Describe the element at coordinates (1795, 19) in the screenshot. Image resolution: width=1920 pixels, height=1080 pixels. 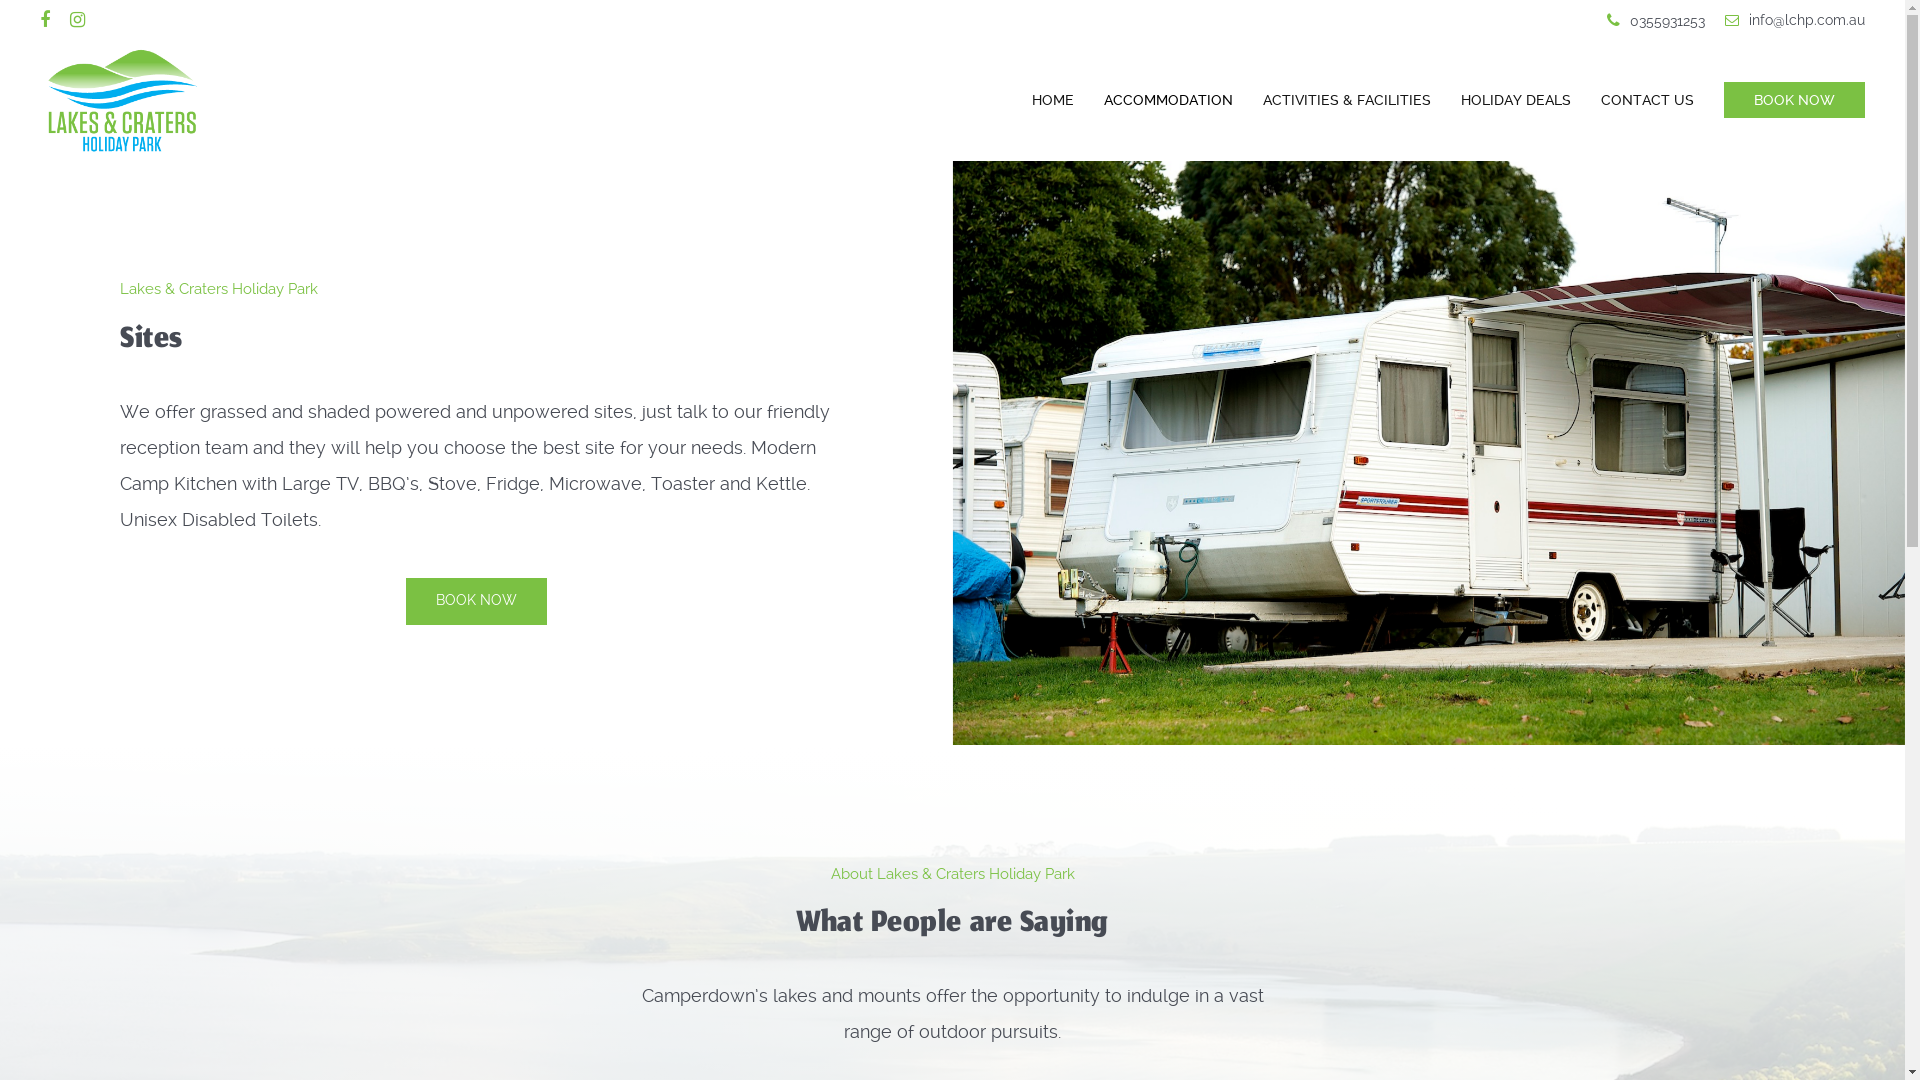
I see `'info@lchp.com.au'` at that location.